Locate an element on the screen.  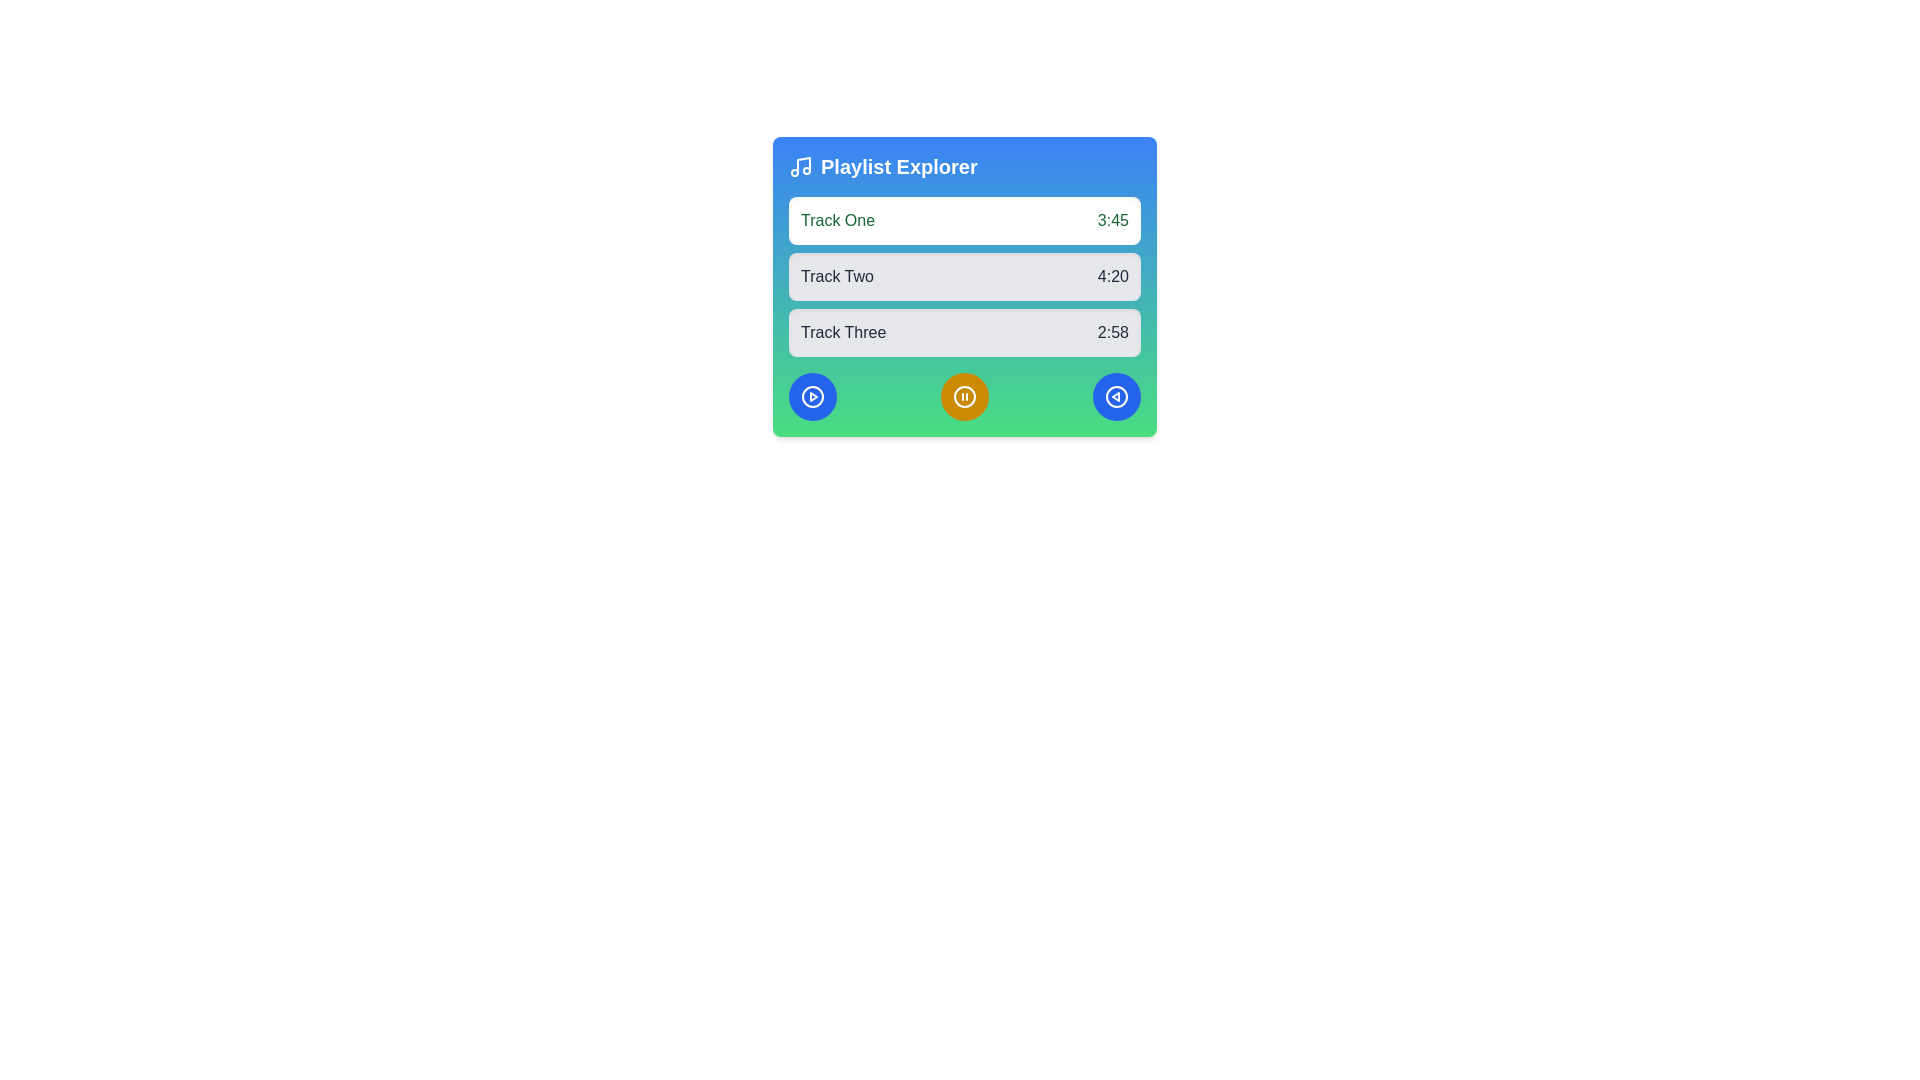
the circular blue button with a white play icon located at the bottom of the playlist interface is located at coordinates (812, 397).